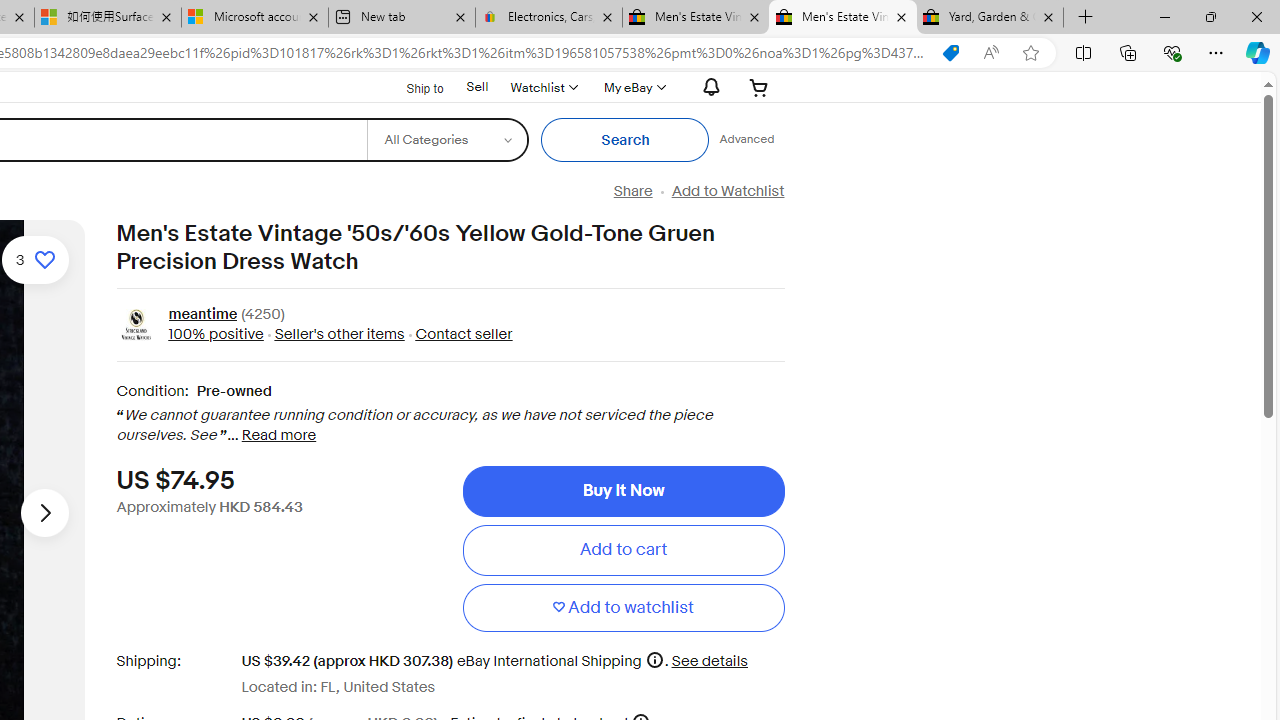 This screenshot has height=720, width=1280. What do you see at coordinates (463, 333) in the screenshot?
I see `'Contact seller'` at bounding box center [463, 333].